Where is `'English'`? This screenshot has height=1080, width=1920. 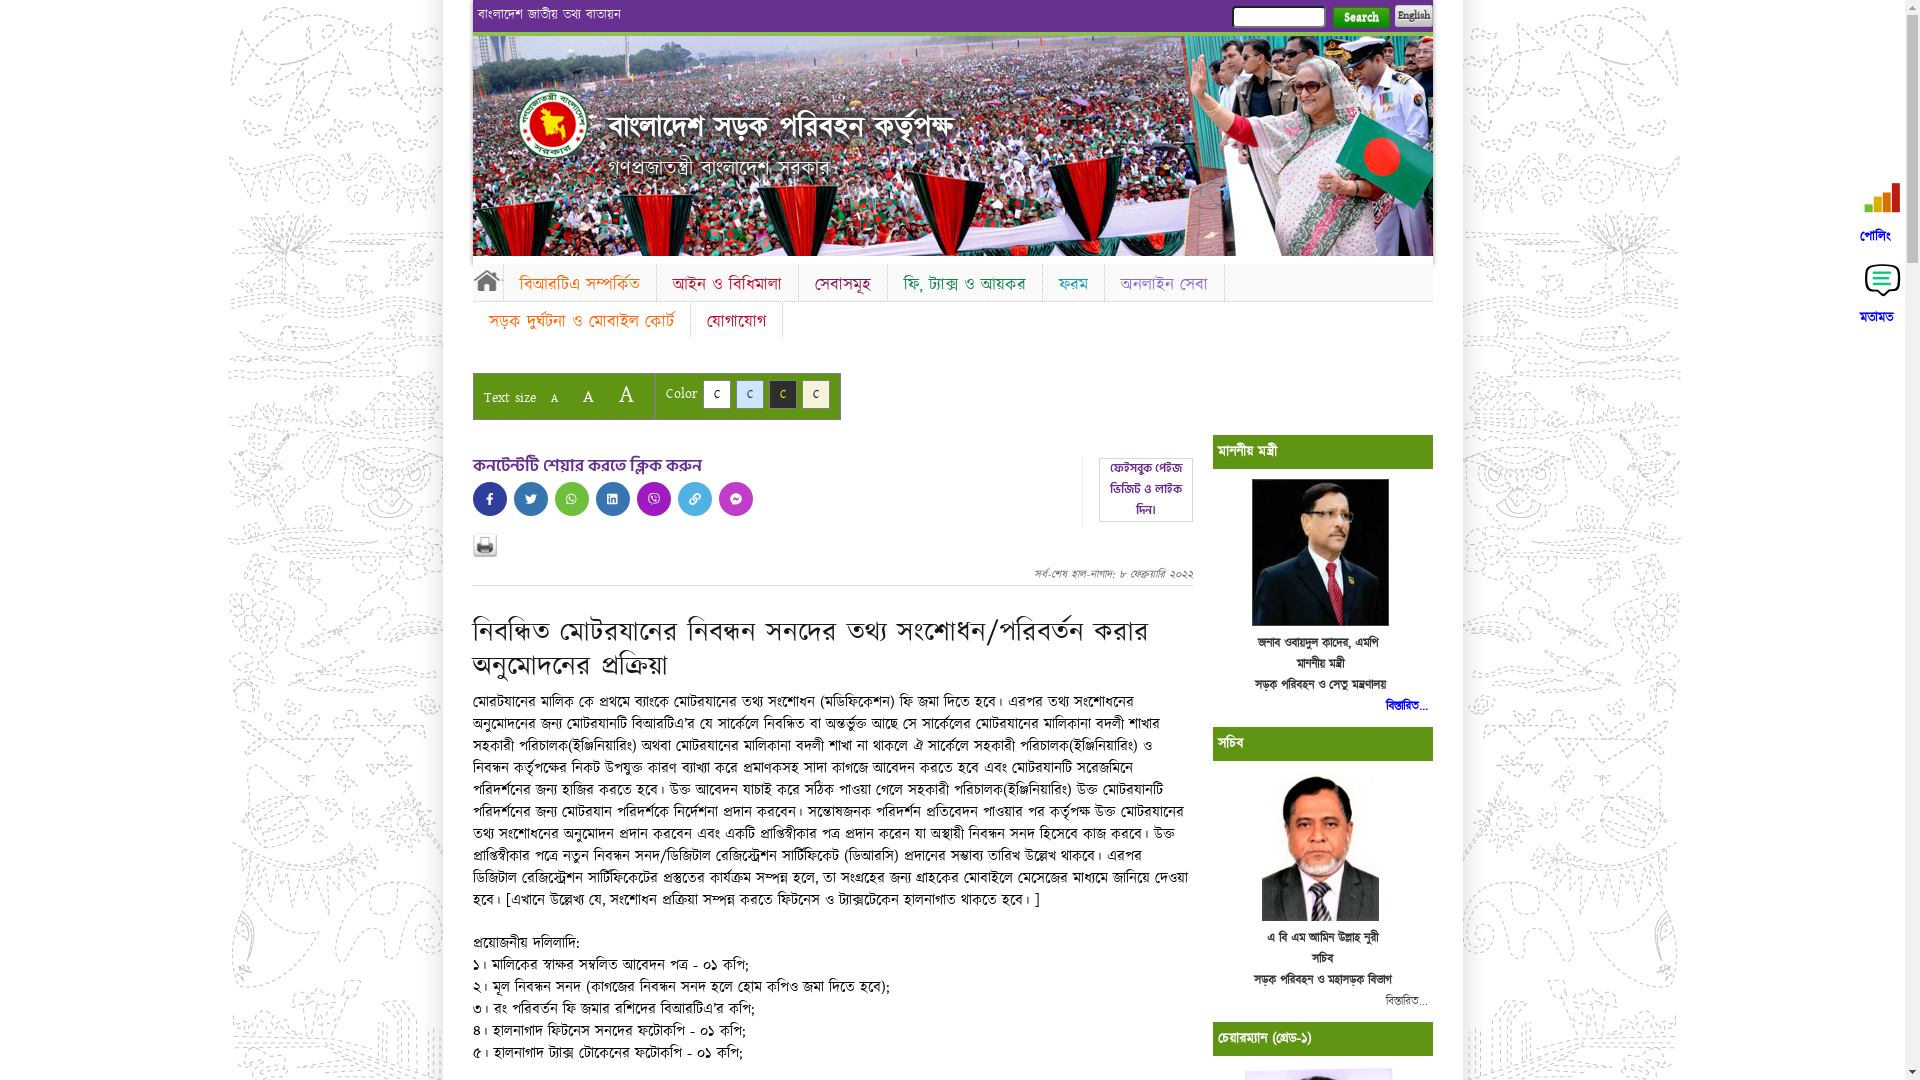 'English' is located at coordinates (1392, 15).